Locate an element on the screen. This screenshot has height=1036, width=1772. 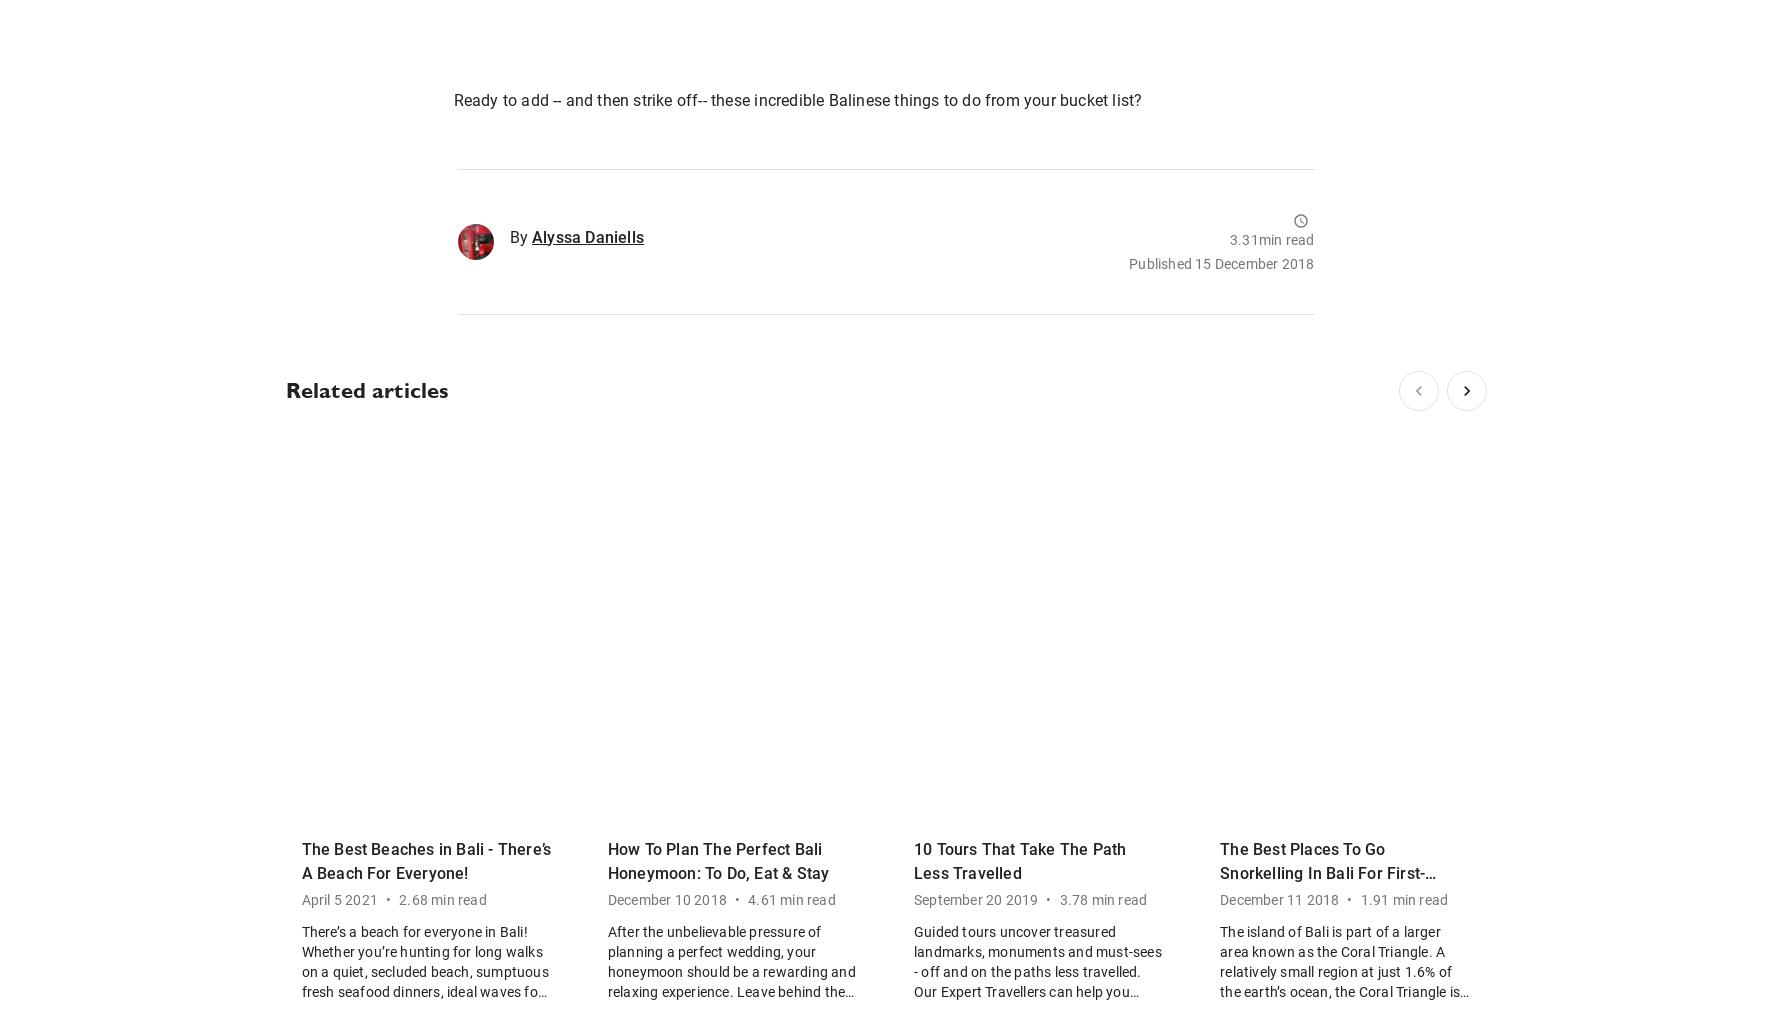
'2.68 min read' is located at coordinates (442, 899).